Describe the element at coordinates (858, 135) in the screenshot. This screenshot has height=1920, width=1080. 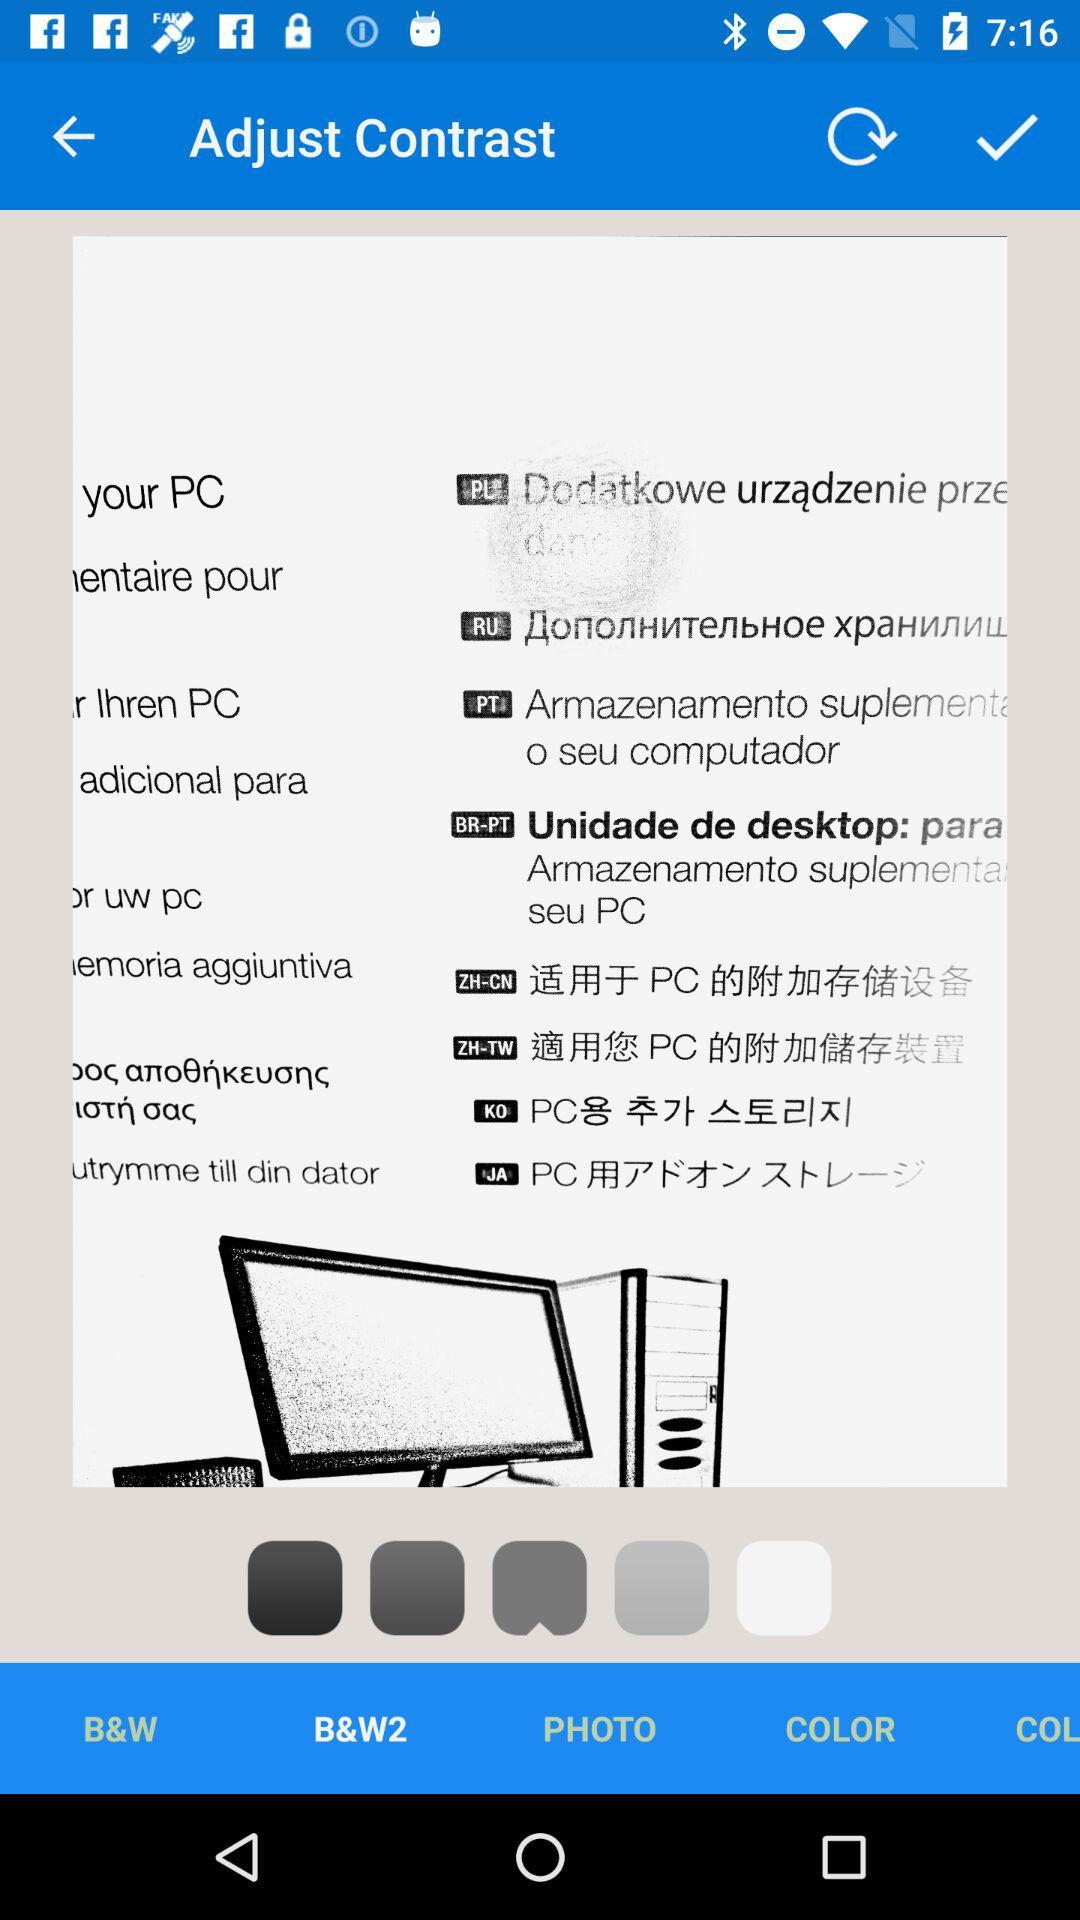
I see `icon next to the adjust contrast item` at that location.